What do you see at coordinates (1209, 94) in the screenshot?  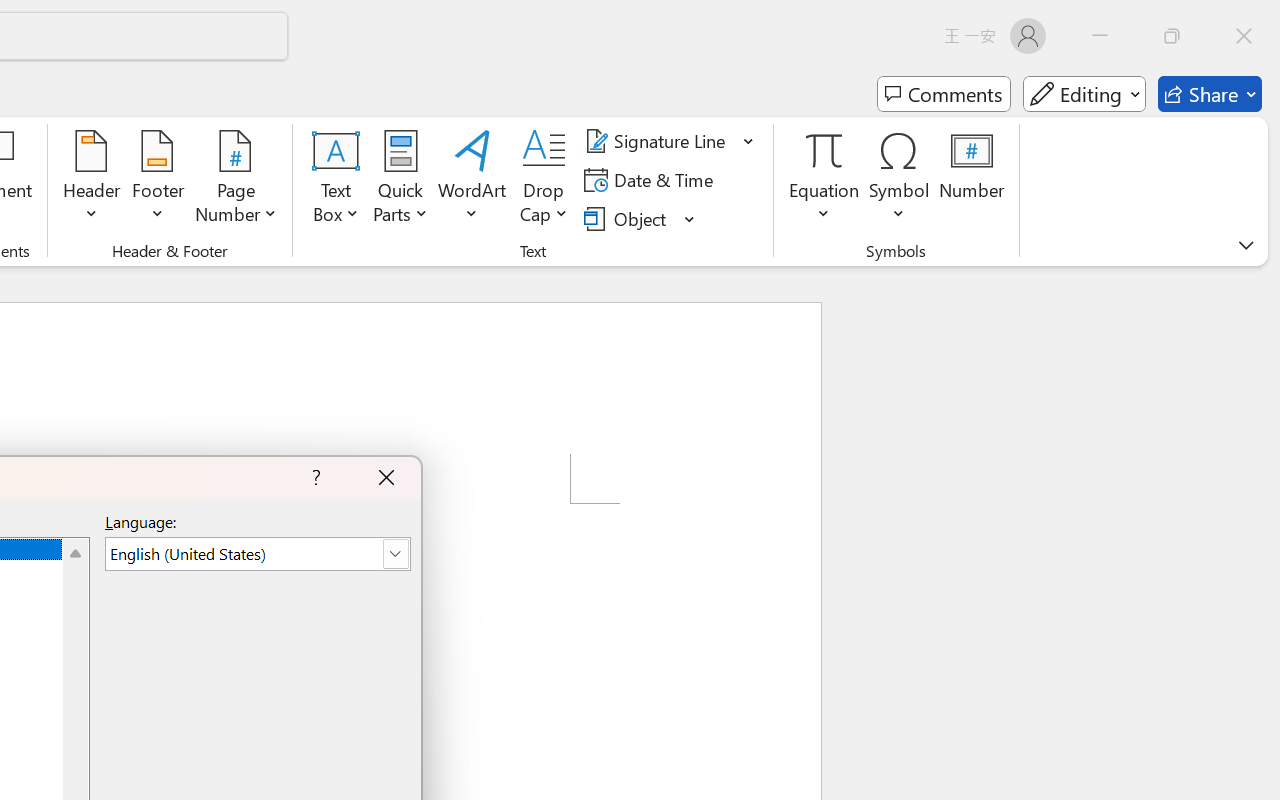 I see `'Share'` at bounding box center [1209, 94].